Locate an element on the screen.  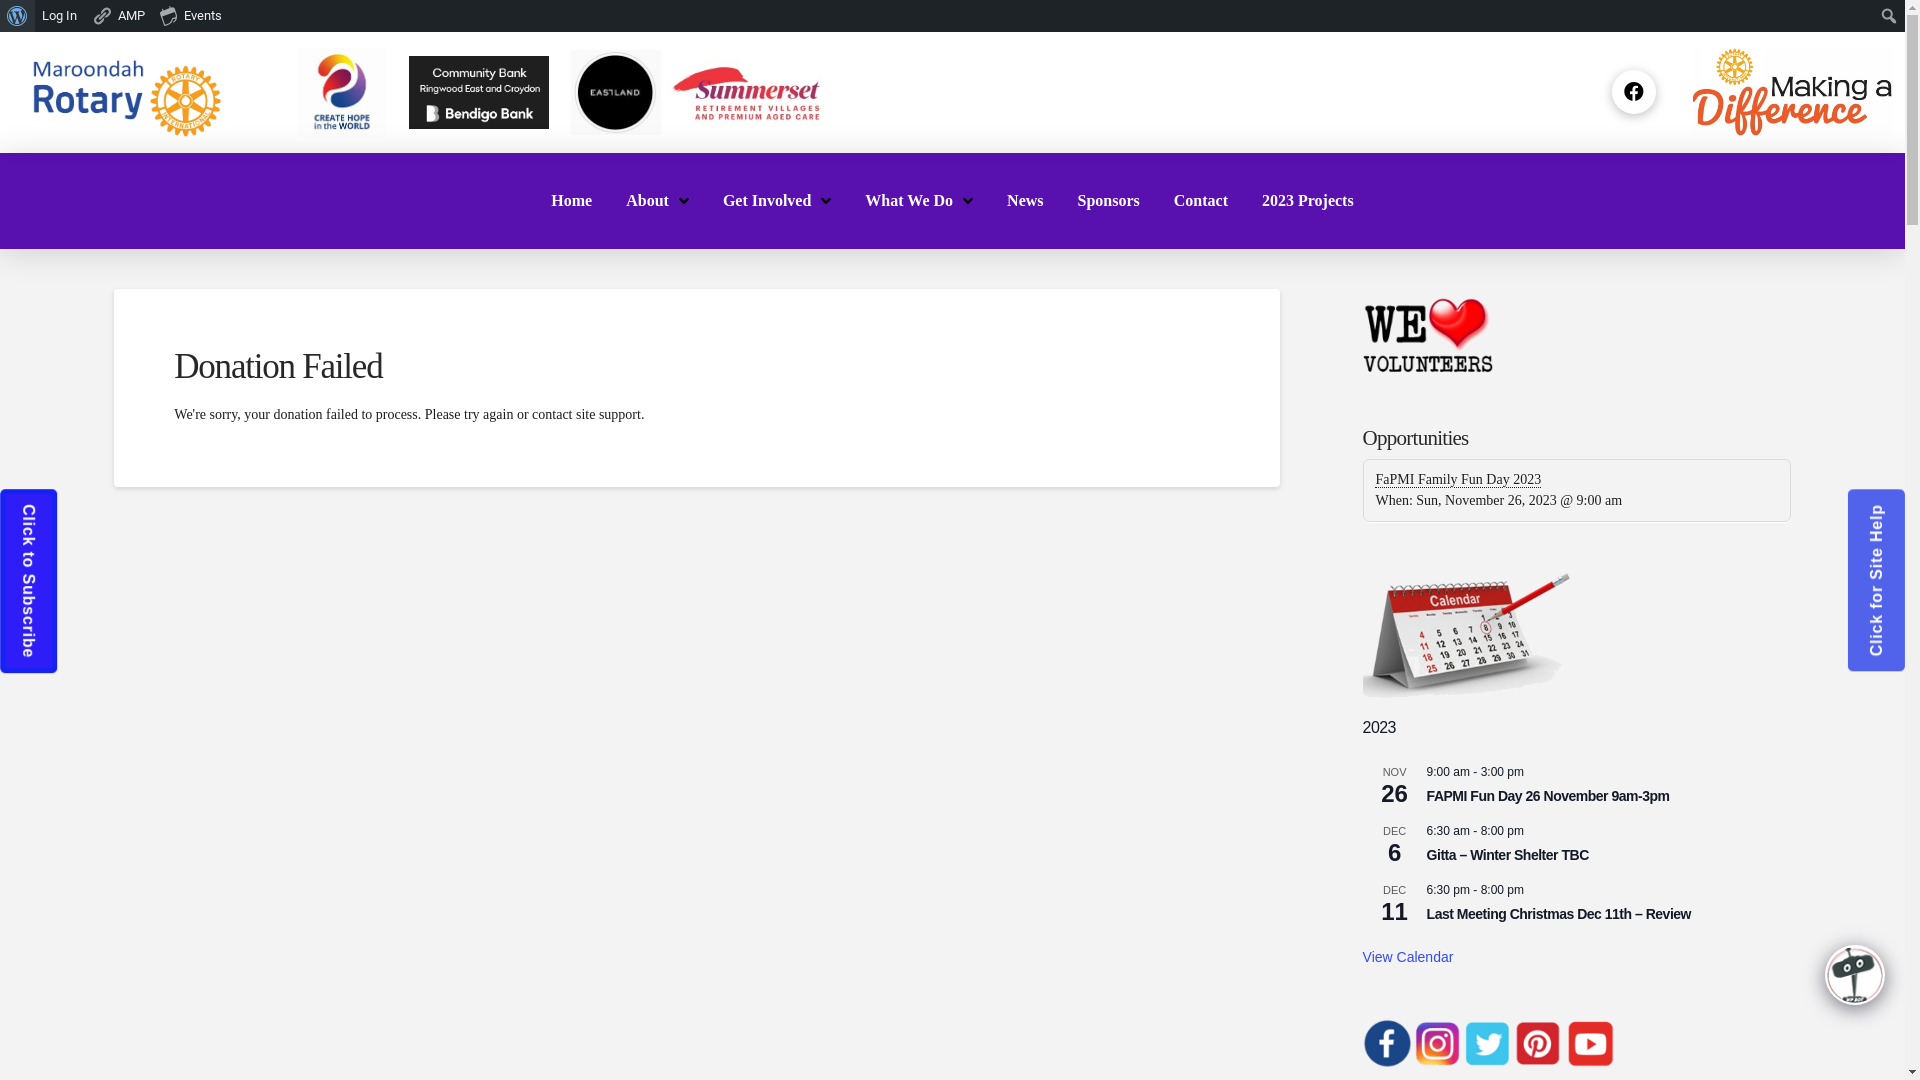
'AMP' is located at coordinates (118, 15).